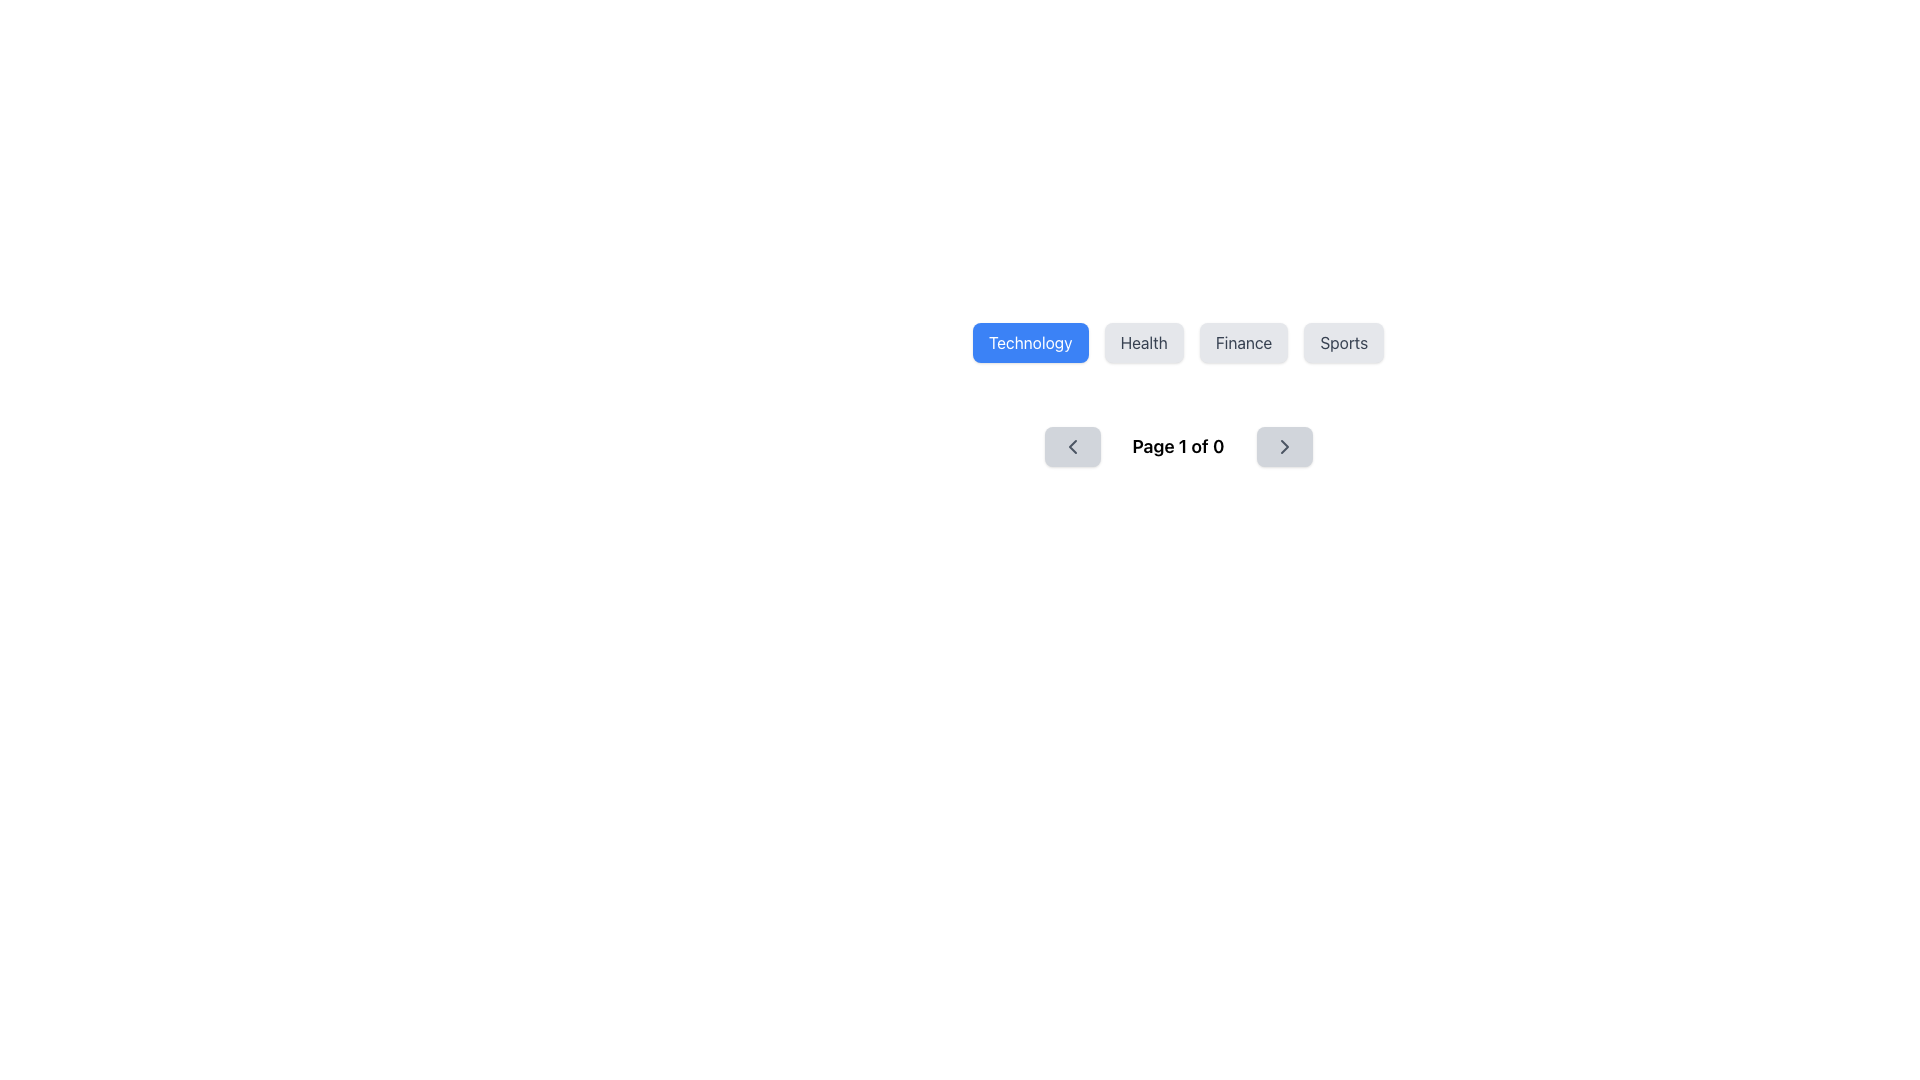 The height and width of the screenshot is (1080, 1920). I want to click on the right-pointing chevron icon embedded inside a rounded rectangular button in the pagination toolbar to potentially see a tooltip, so click(1284, 446).